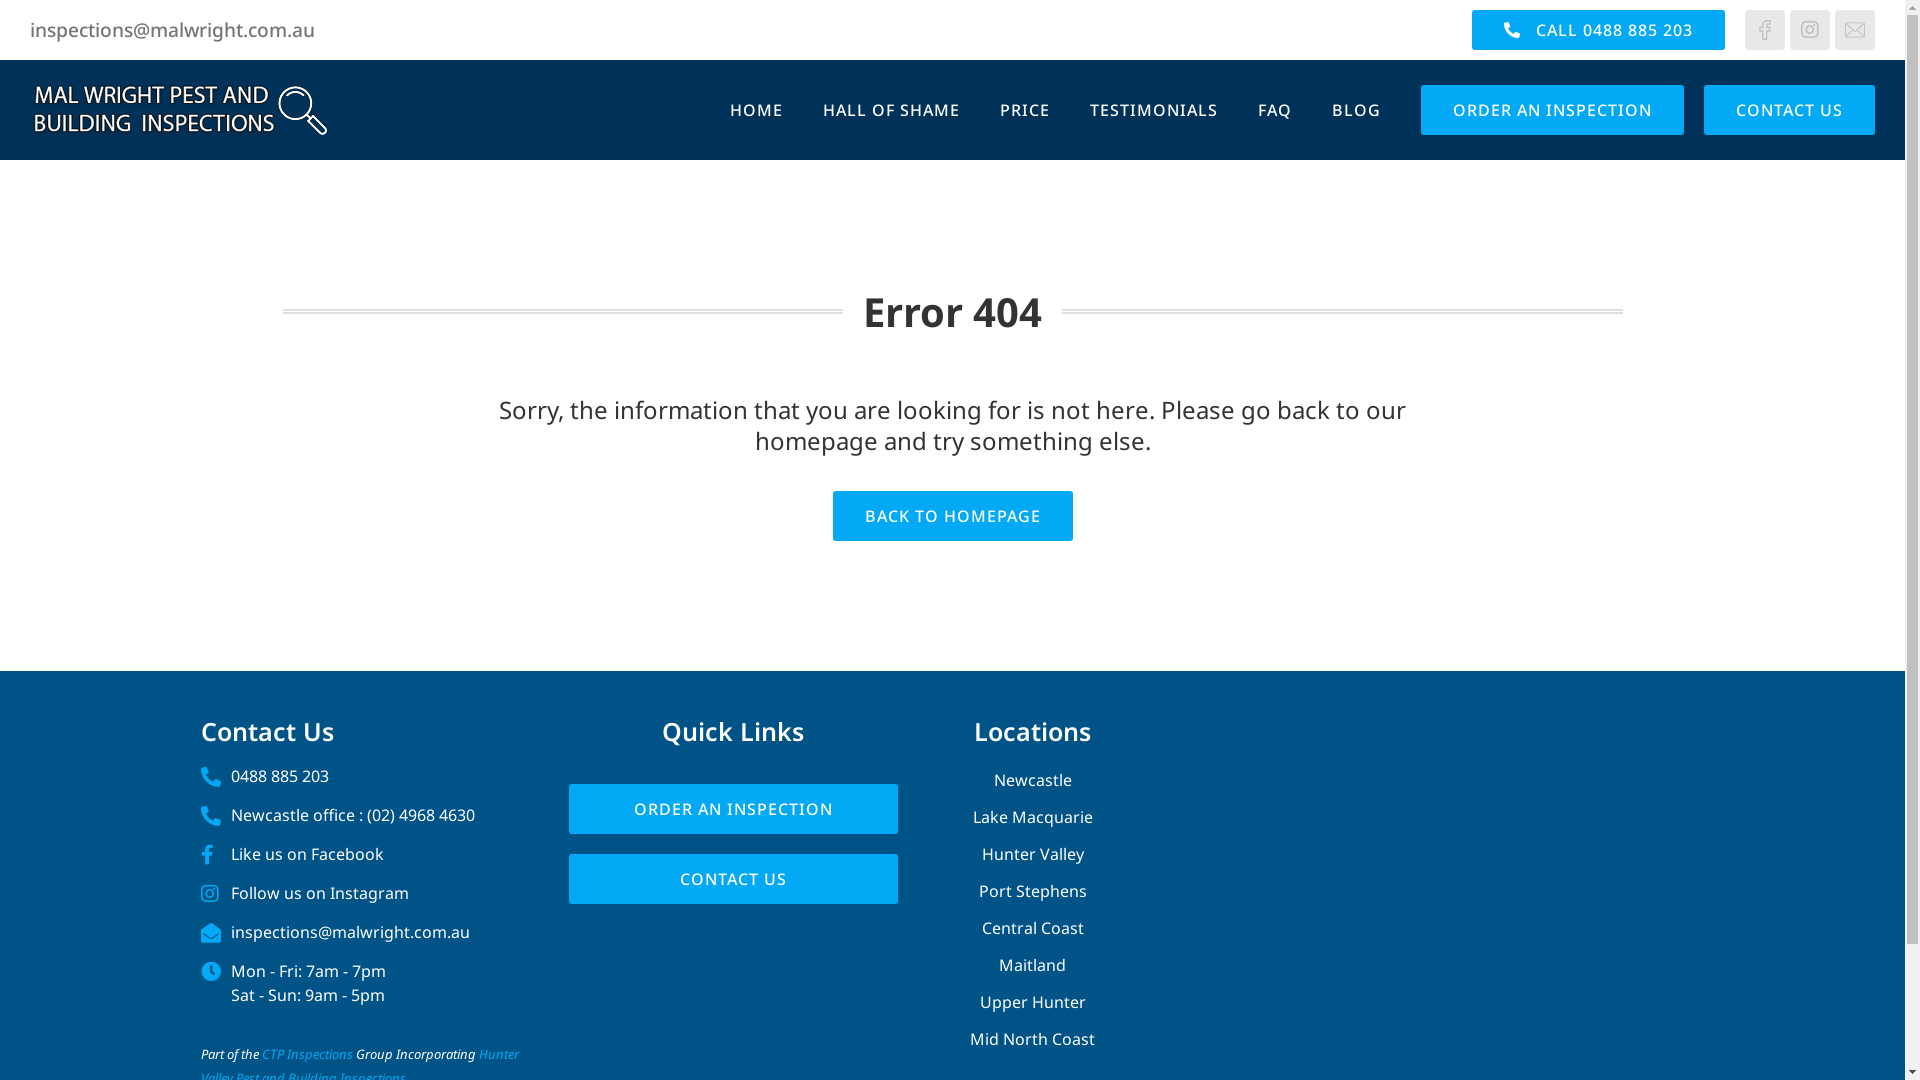 This screenshot has height=1080, width=1920. What do you see at coordinates (364, 892) in the screenshot?
I see `'Follow us on Instagram'` at bounding box center [364, 892].